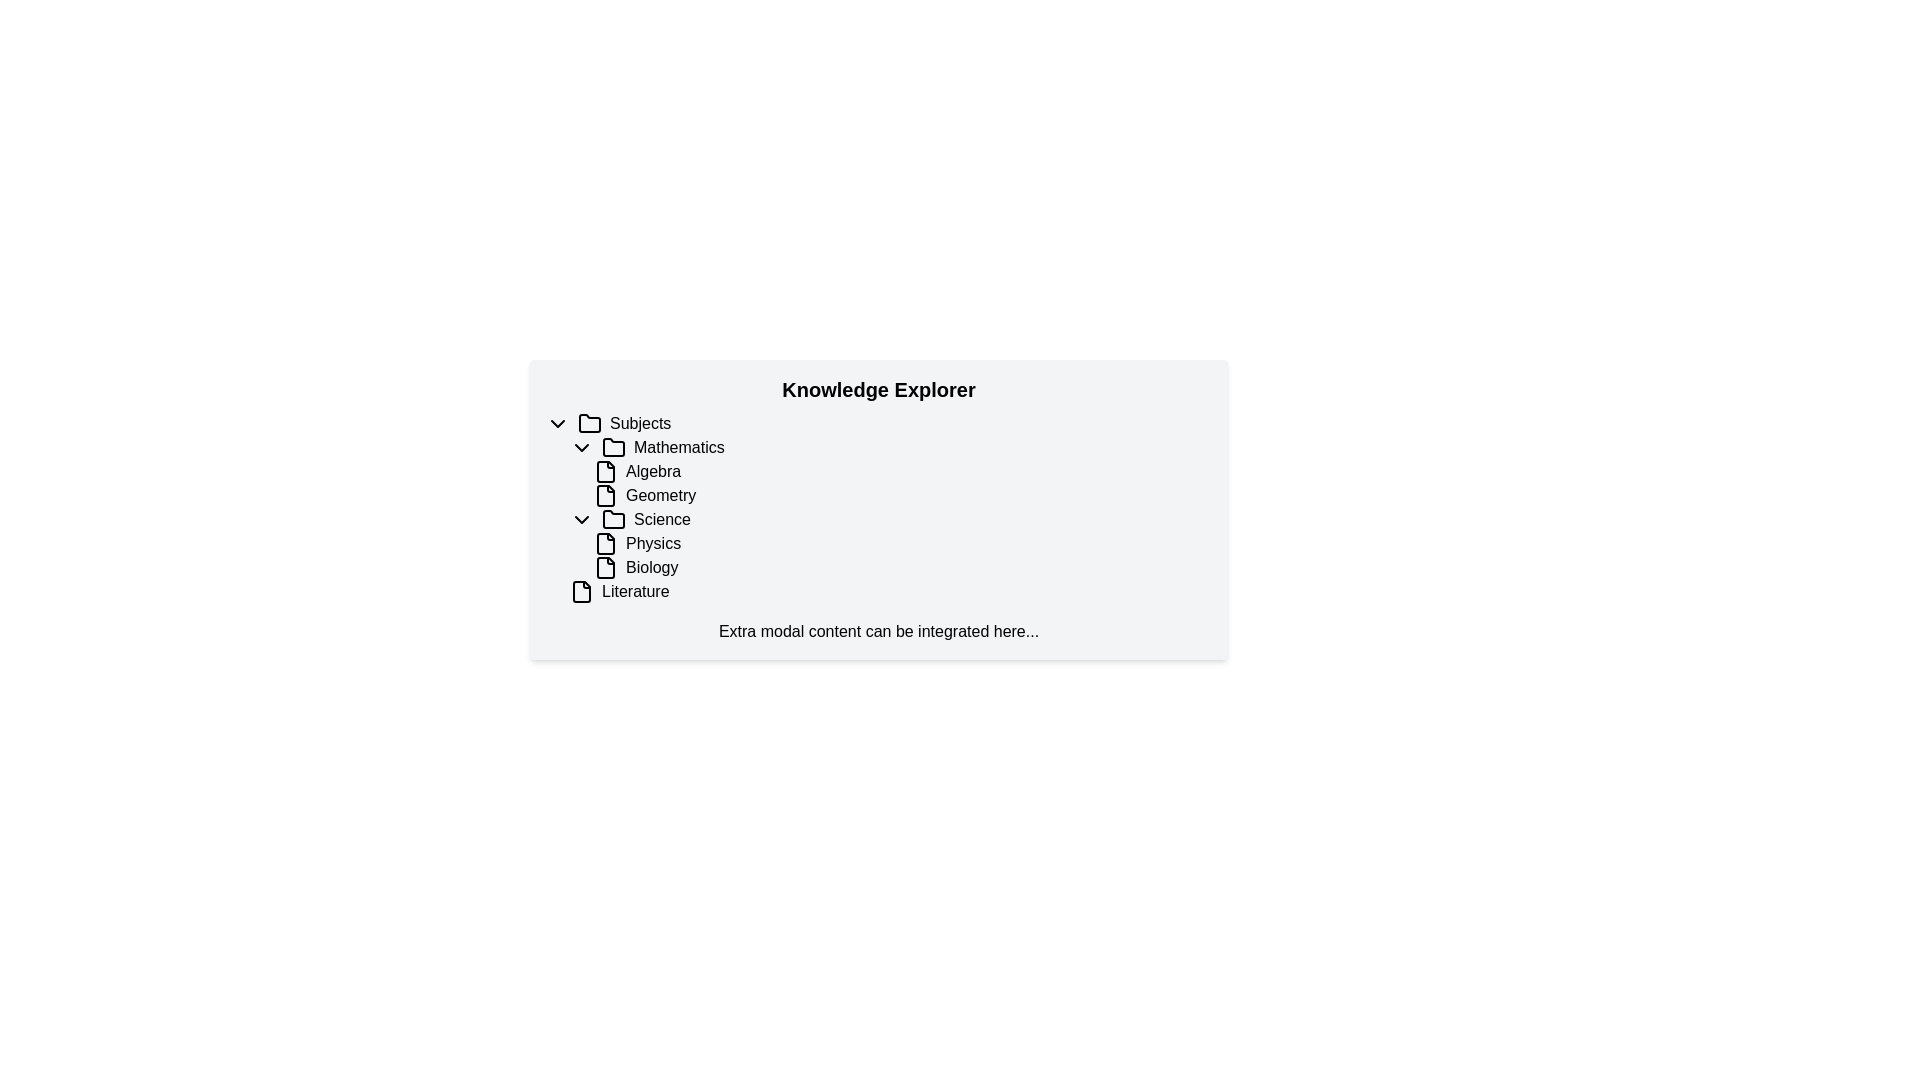  I want to click on the downward-pointing chevron icon located to the left of the text 'Science', so click(580, 519).